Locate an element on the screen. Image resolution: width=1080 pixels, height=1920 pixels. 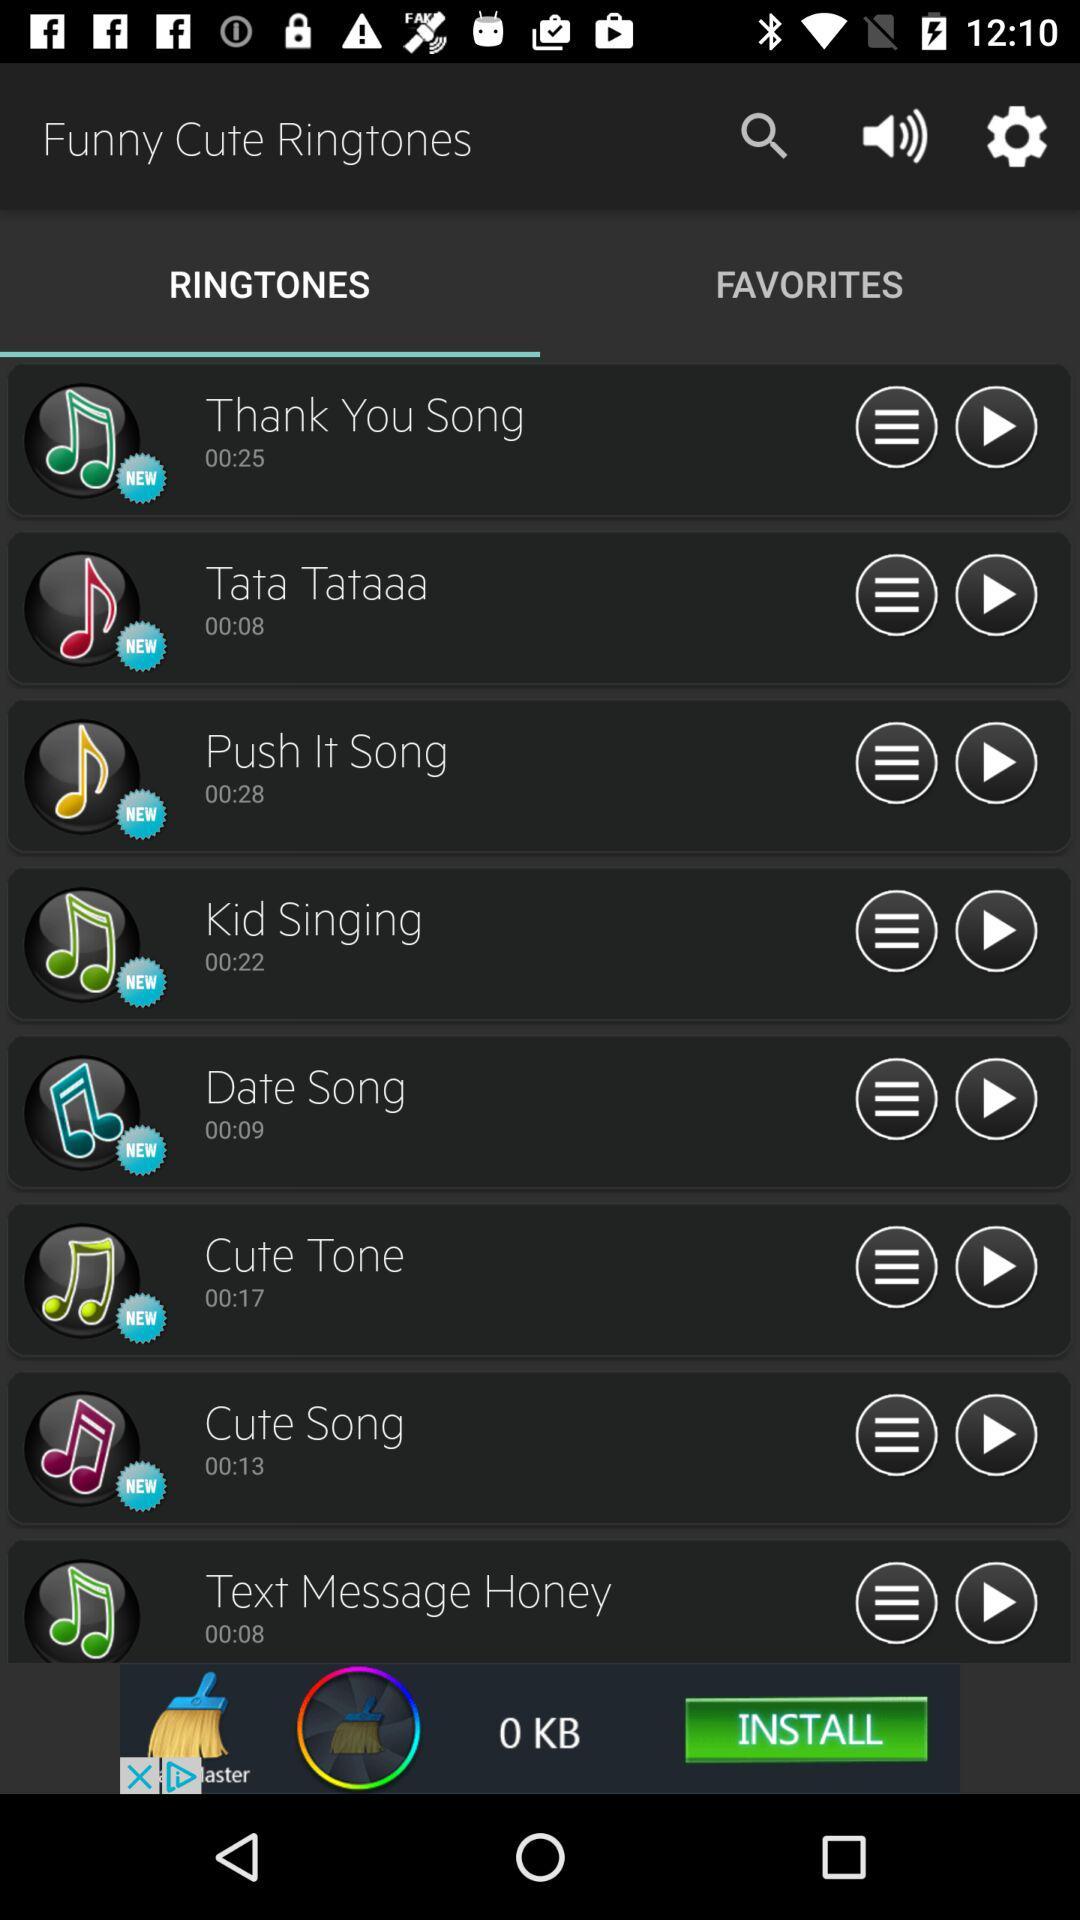
open advertisement is located at coordinates (540, 1727).